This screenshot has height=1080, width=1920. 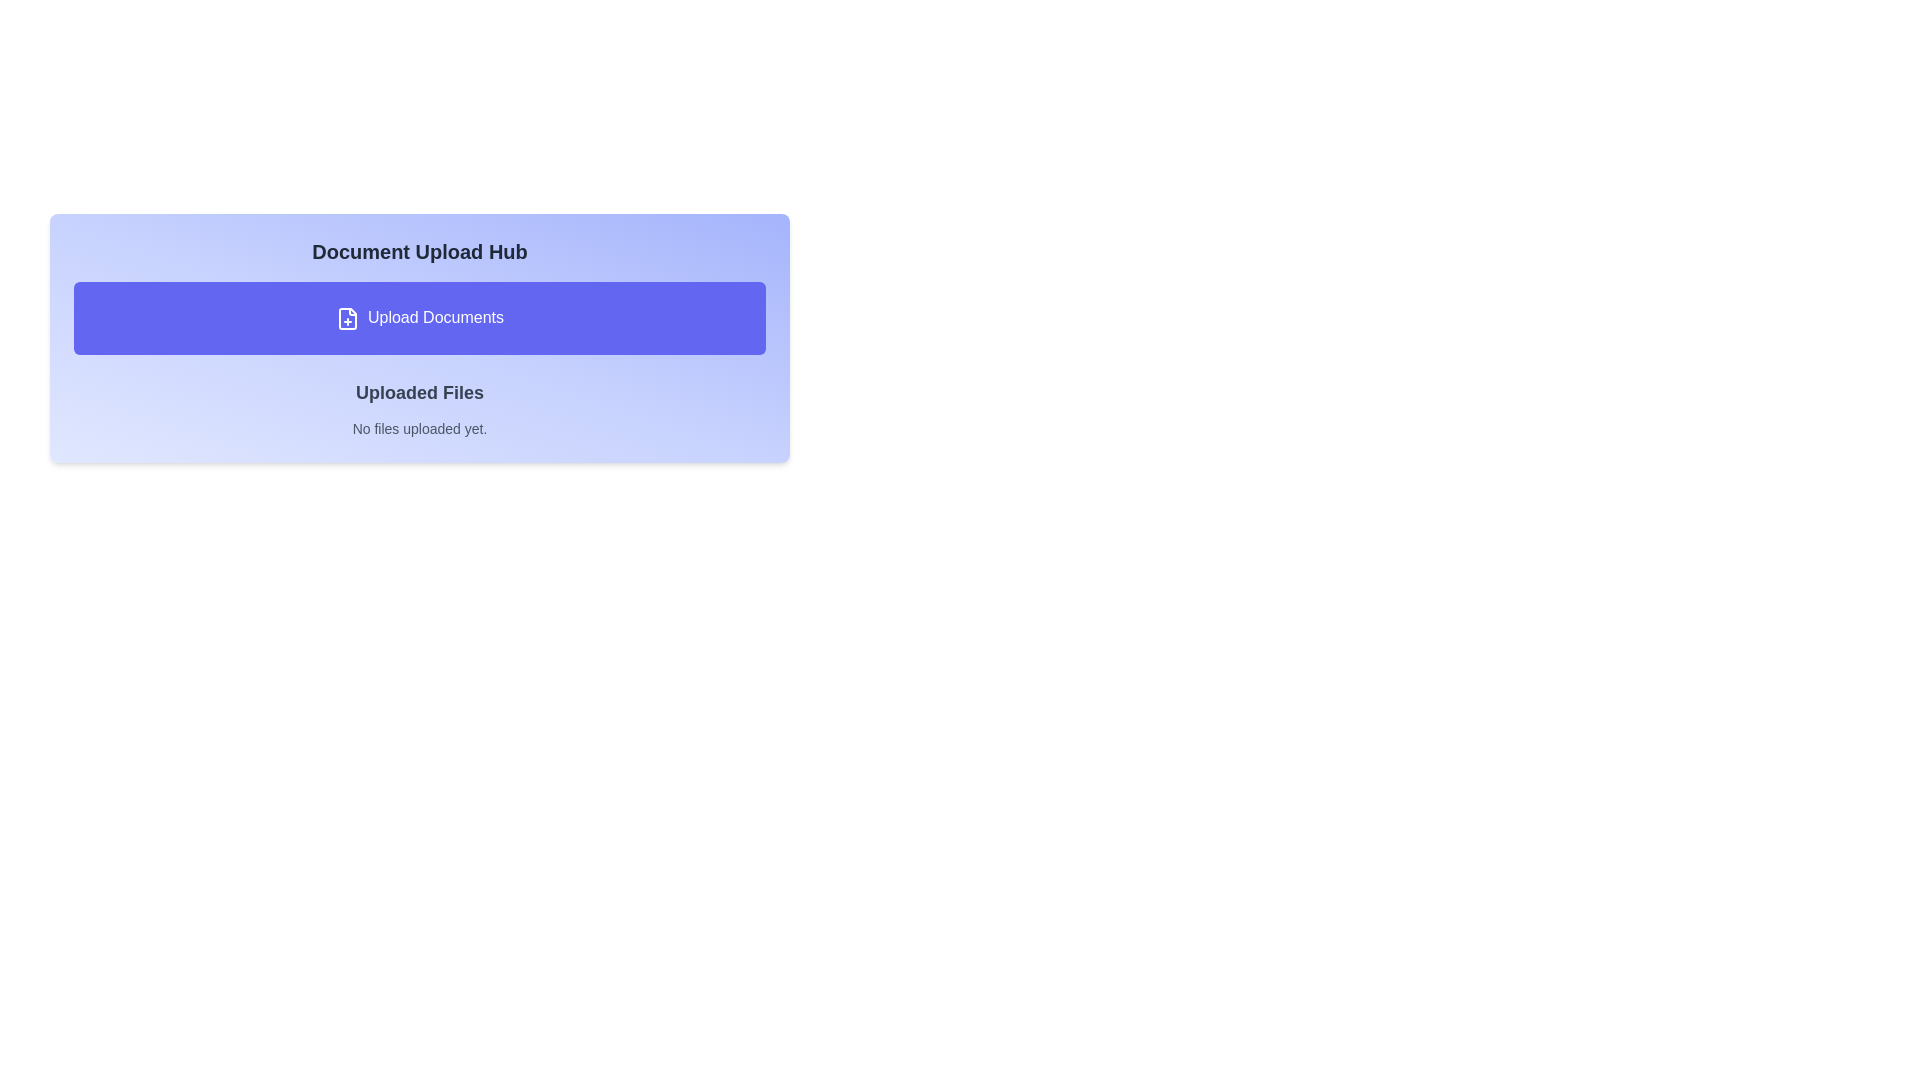 What do you see at coordinates (419, 427) in the screenshot?
I see `the text label that reads 'No files uploaded yet.' which is styled in gray and positioned below the heading 'Uploaded Files'` at bounding box center [419, 427].